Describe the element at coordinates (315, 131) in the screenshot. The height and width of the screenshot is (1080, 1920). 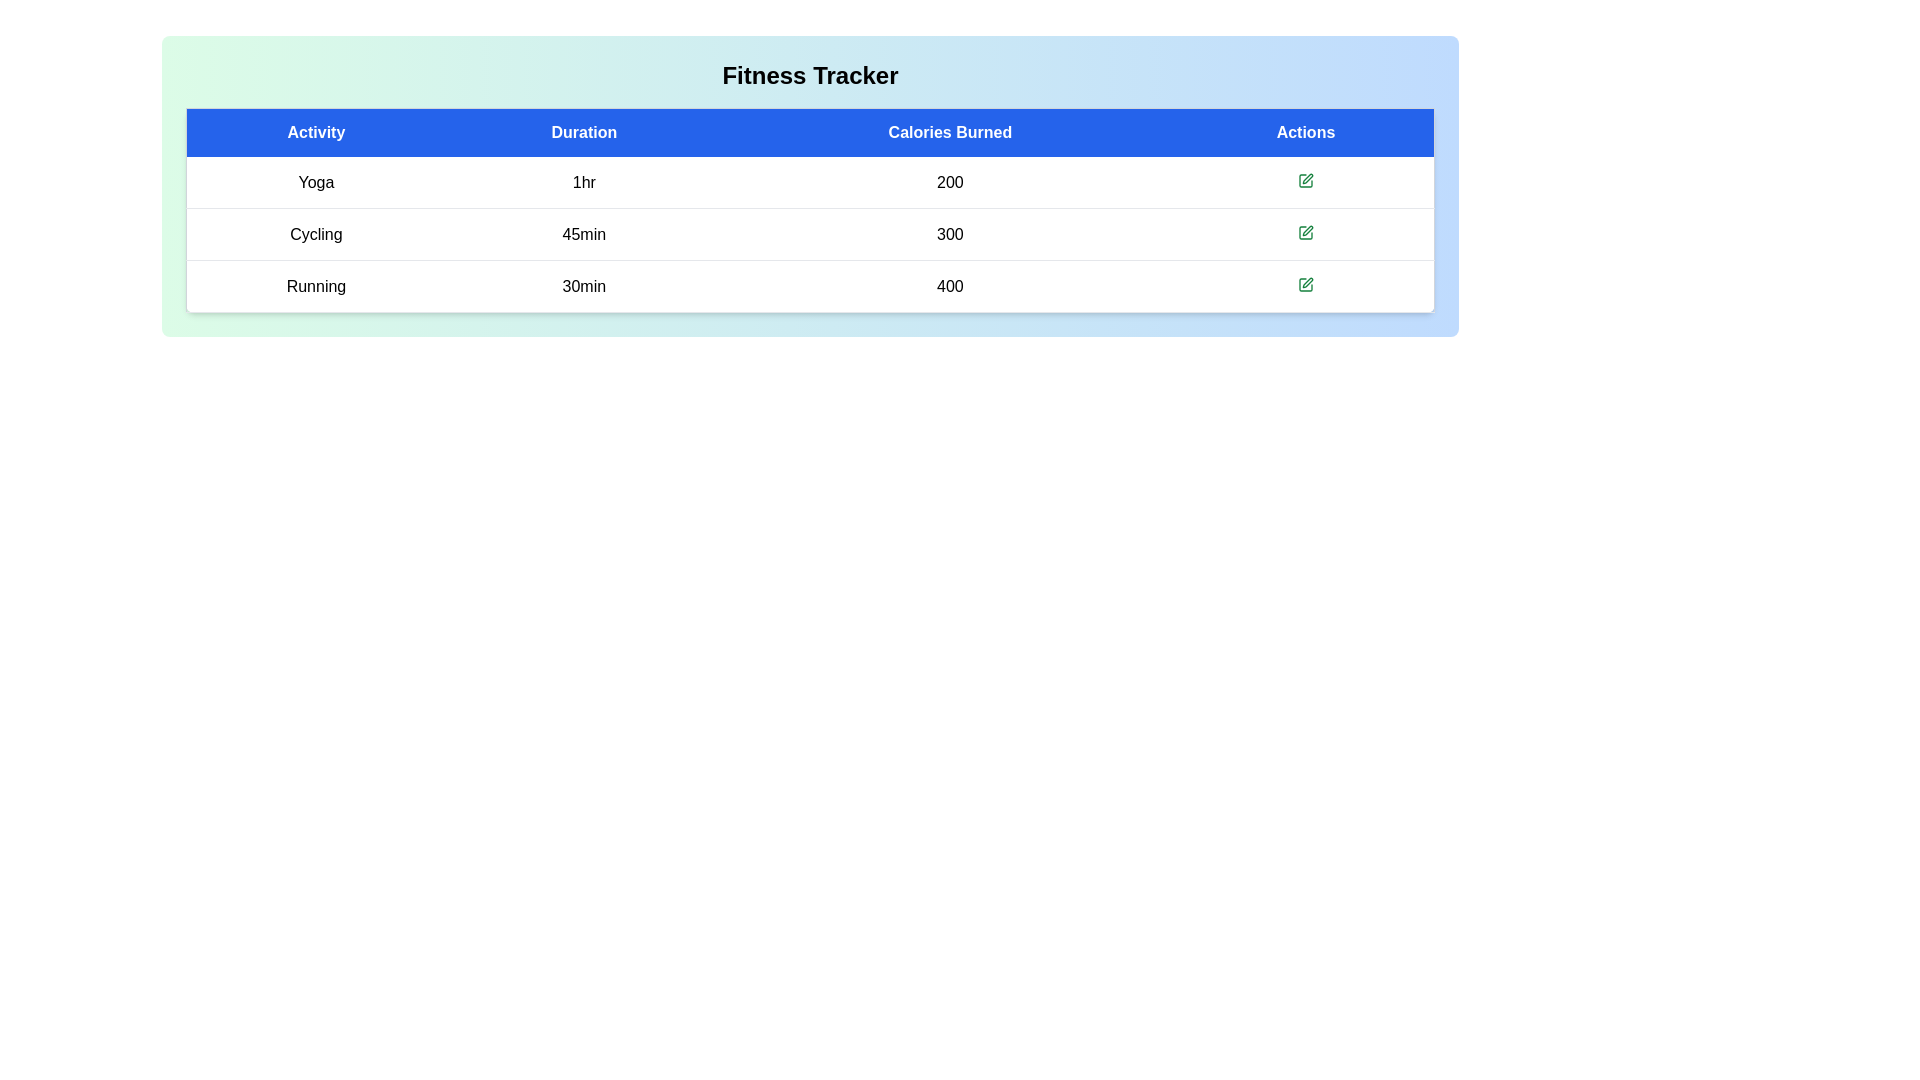
I see `the column header Activity to sort or interact with it` at that location.